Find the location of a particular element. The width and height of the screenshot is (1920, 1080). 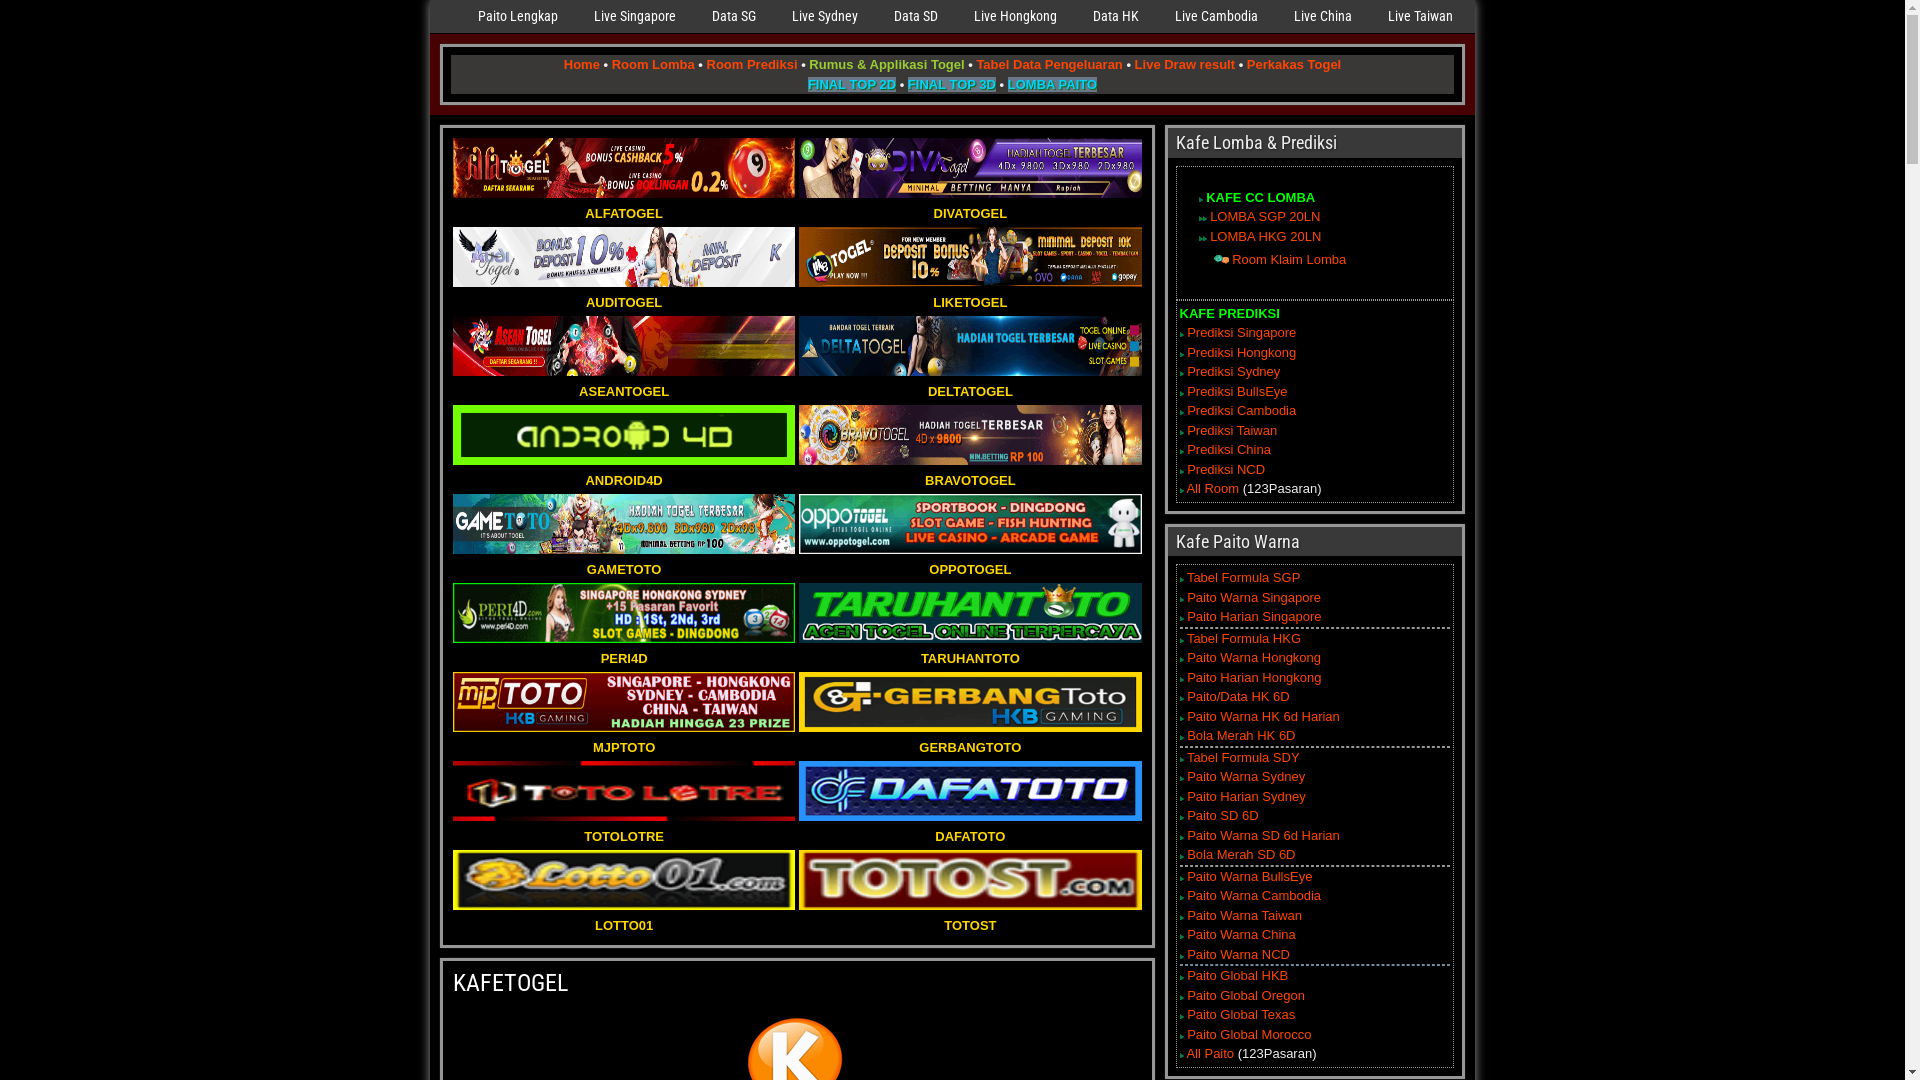

'Bandar Judi Online Terpercaya GerbangTOTO' is located at coordinates (969, 701).